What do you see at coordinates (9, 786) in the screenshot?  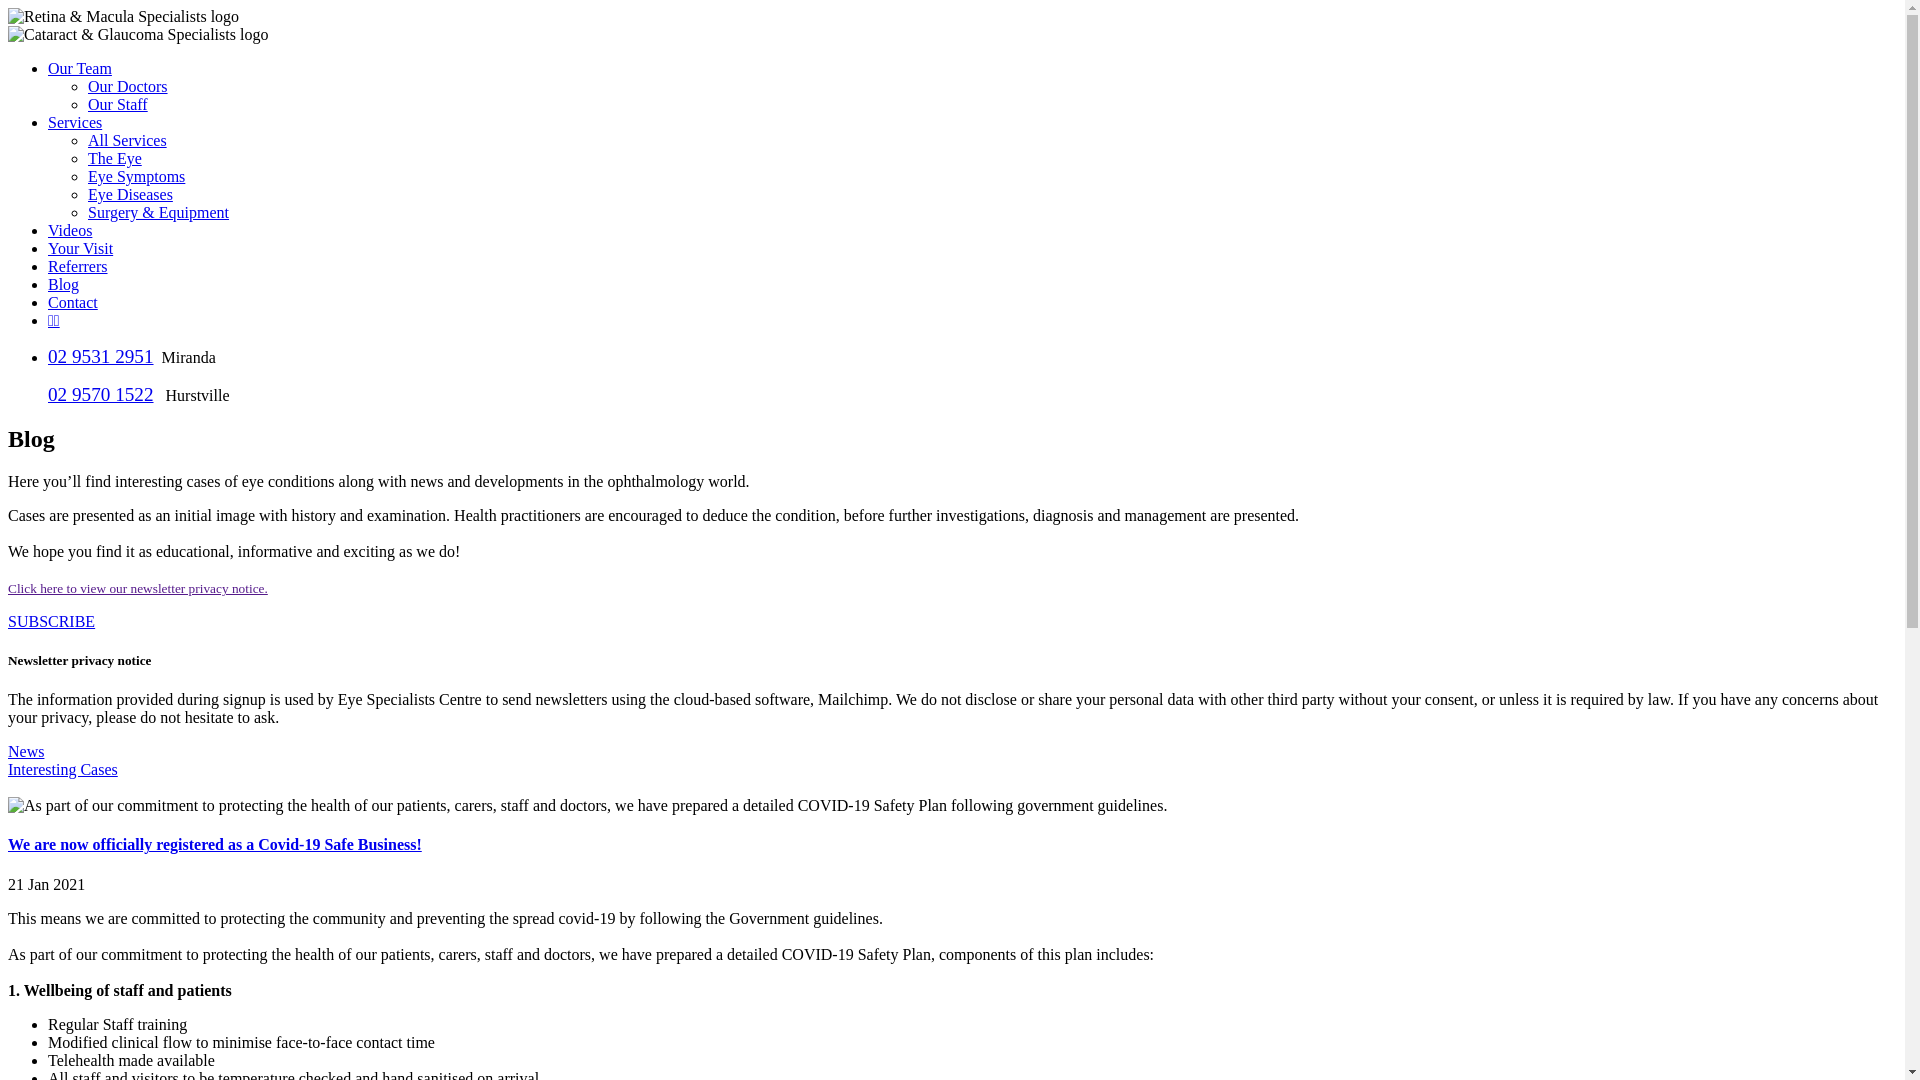 I see `' '` at bounding box center [9, 786].